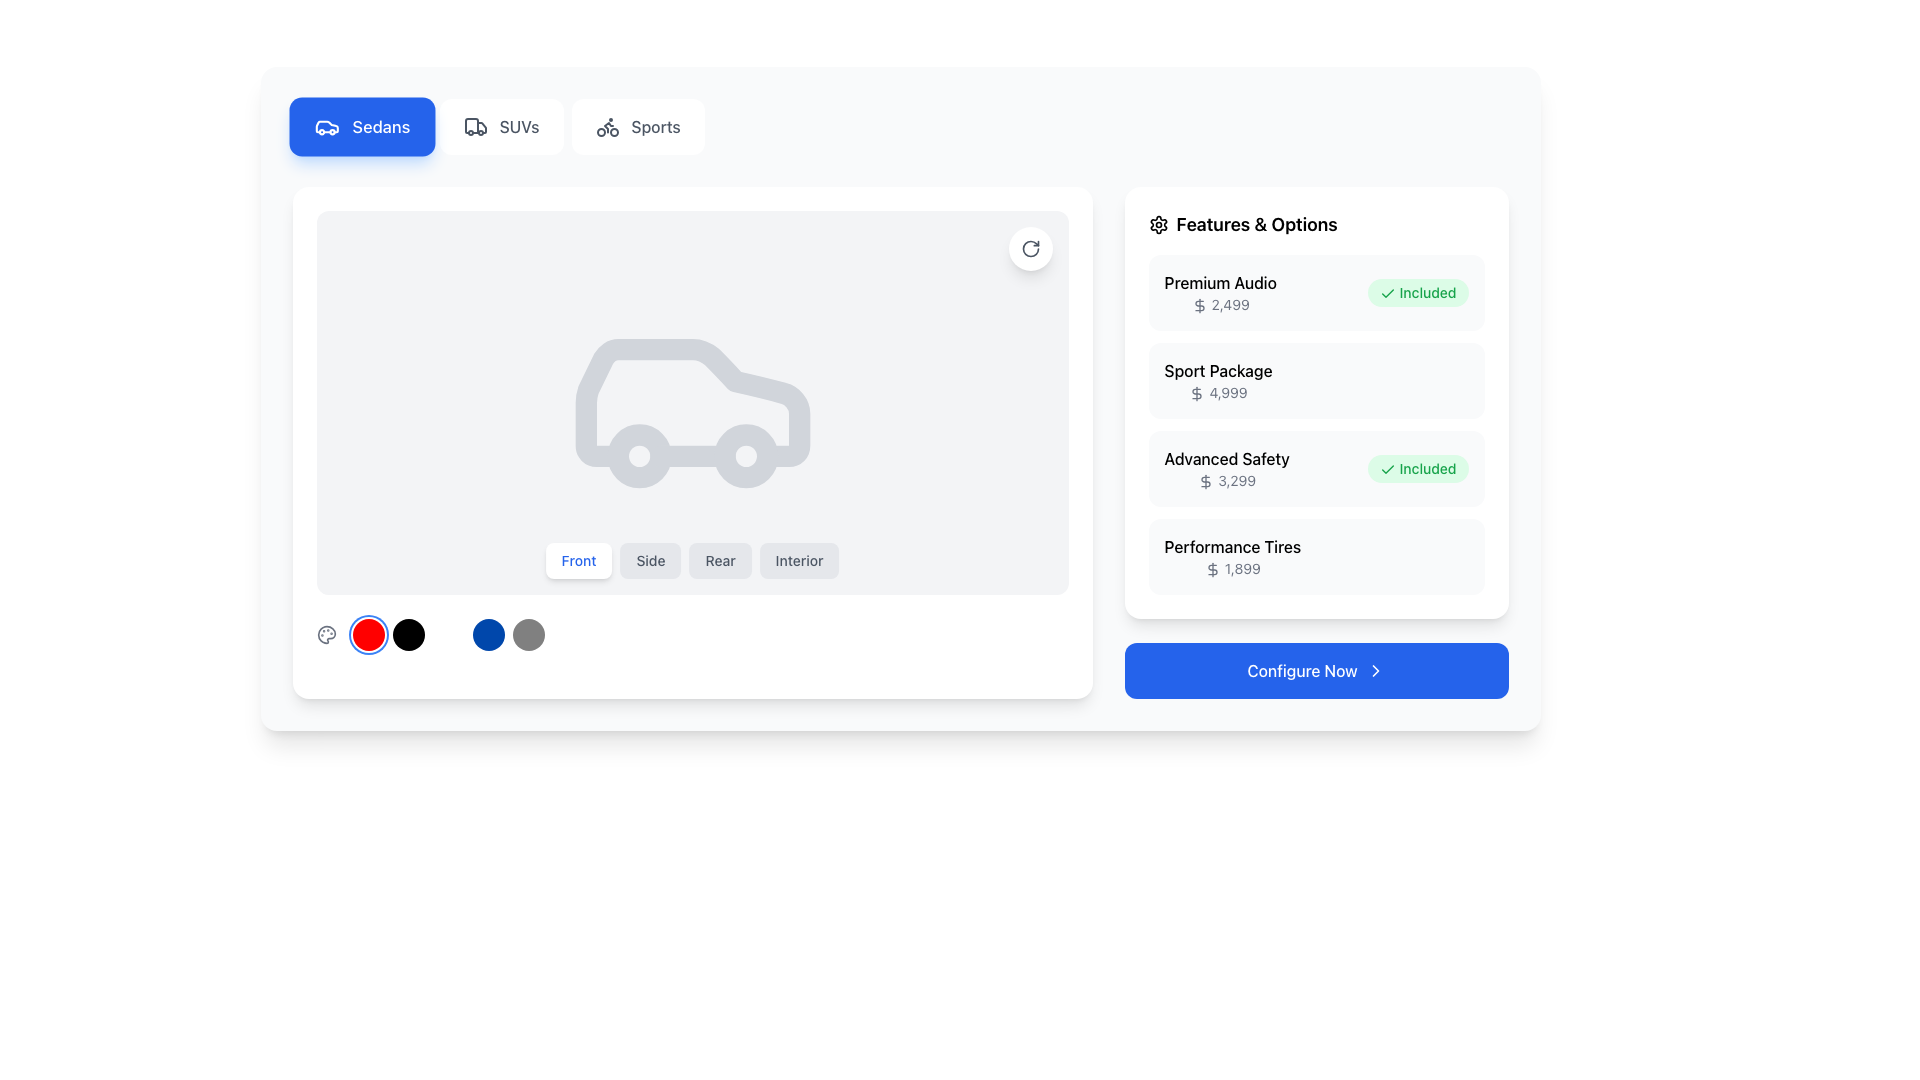 This screenshot has height=1080, width=1920. I want to click on the text display showing '4,999' with a dollar sign icon, located in the 'Features & Options' section of the right-hand panel below 'Sport Package', so click(1217, 393).